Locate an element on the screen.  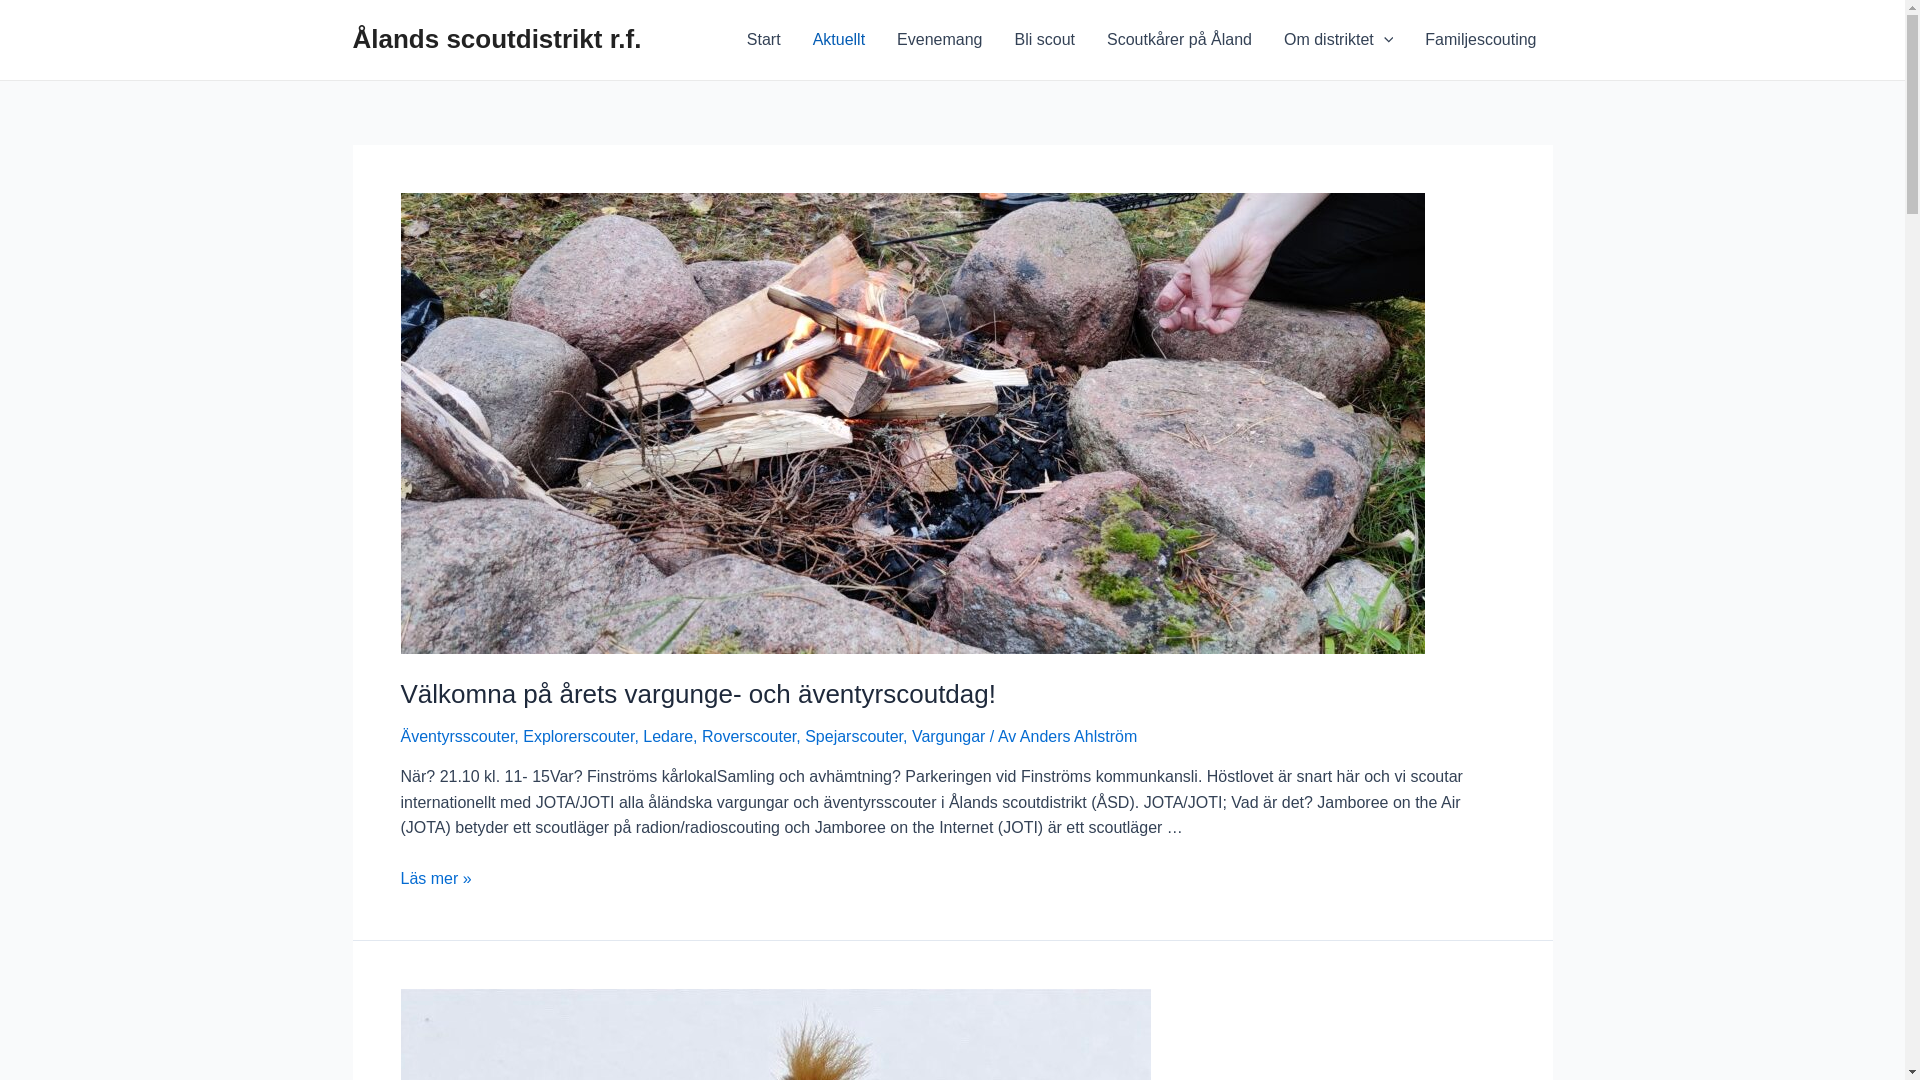
'Start' is located at coordinates (762, 39).